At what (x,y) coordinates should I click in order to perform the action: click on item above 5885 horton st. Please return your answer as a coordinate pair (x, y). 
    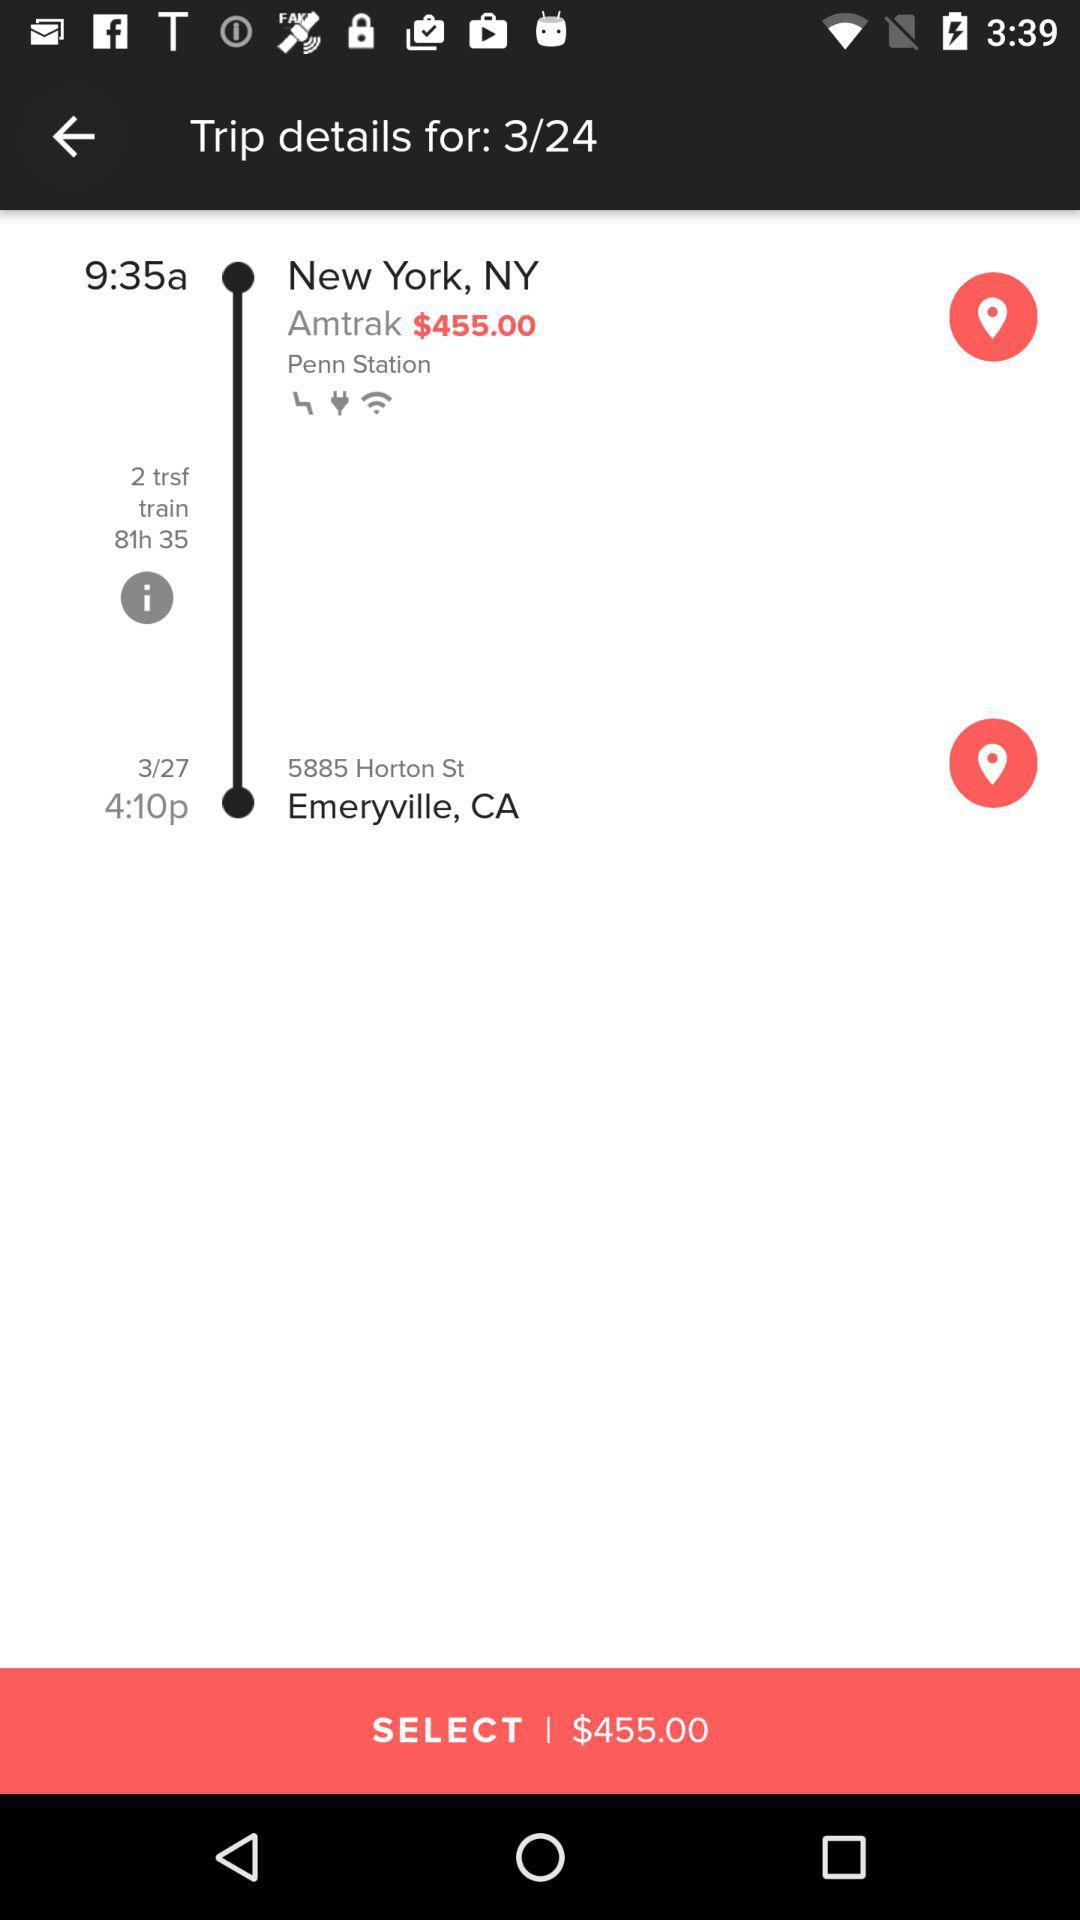
    Looking at the image, I should click on (305, 400).